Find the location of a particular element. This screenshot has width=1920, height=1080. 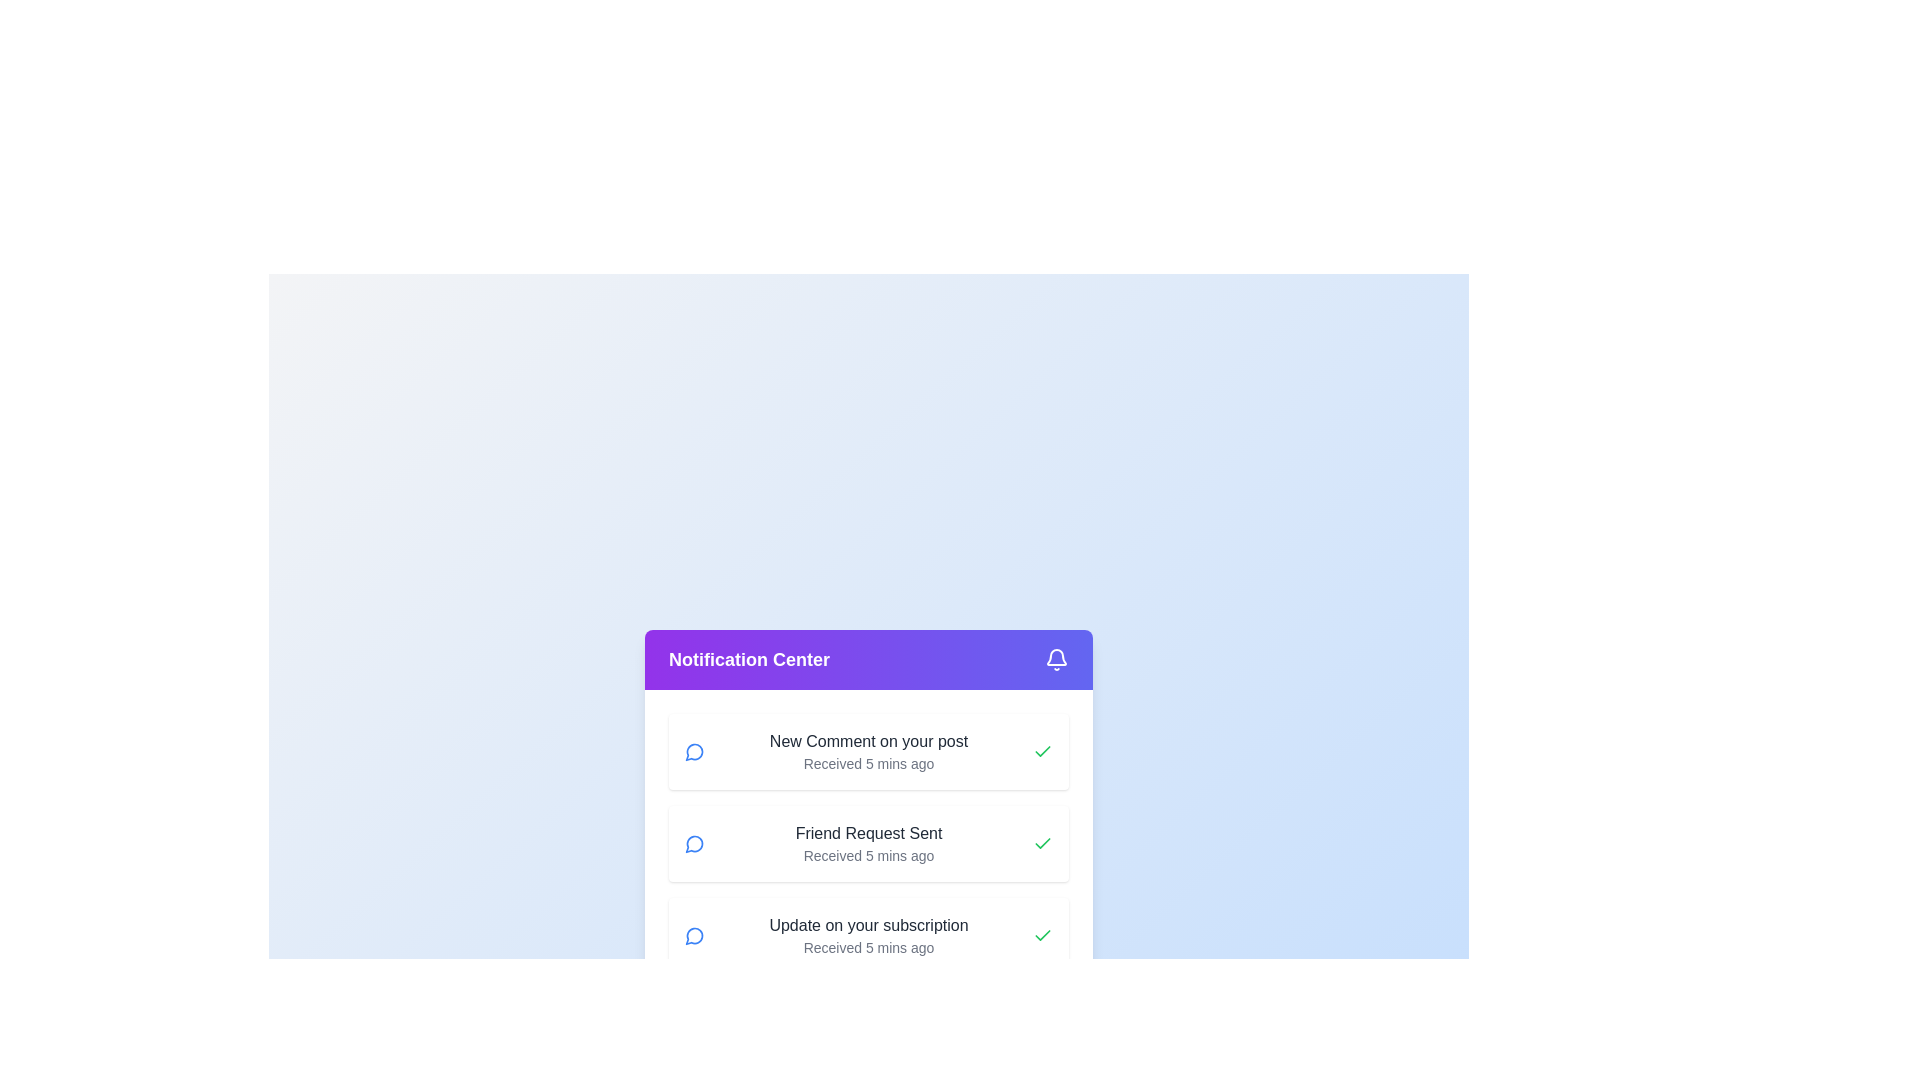

text element displaying 'New Comment on your post' located in the notification card at the top-center of the 'Notification Center' interface is located at coordinates (868, 741).